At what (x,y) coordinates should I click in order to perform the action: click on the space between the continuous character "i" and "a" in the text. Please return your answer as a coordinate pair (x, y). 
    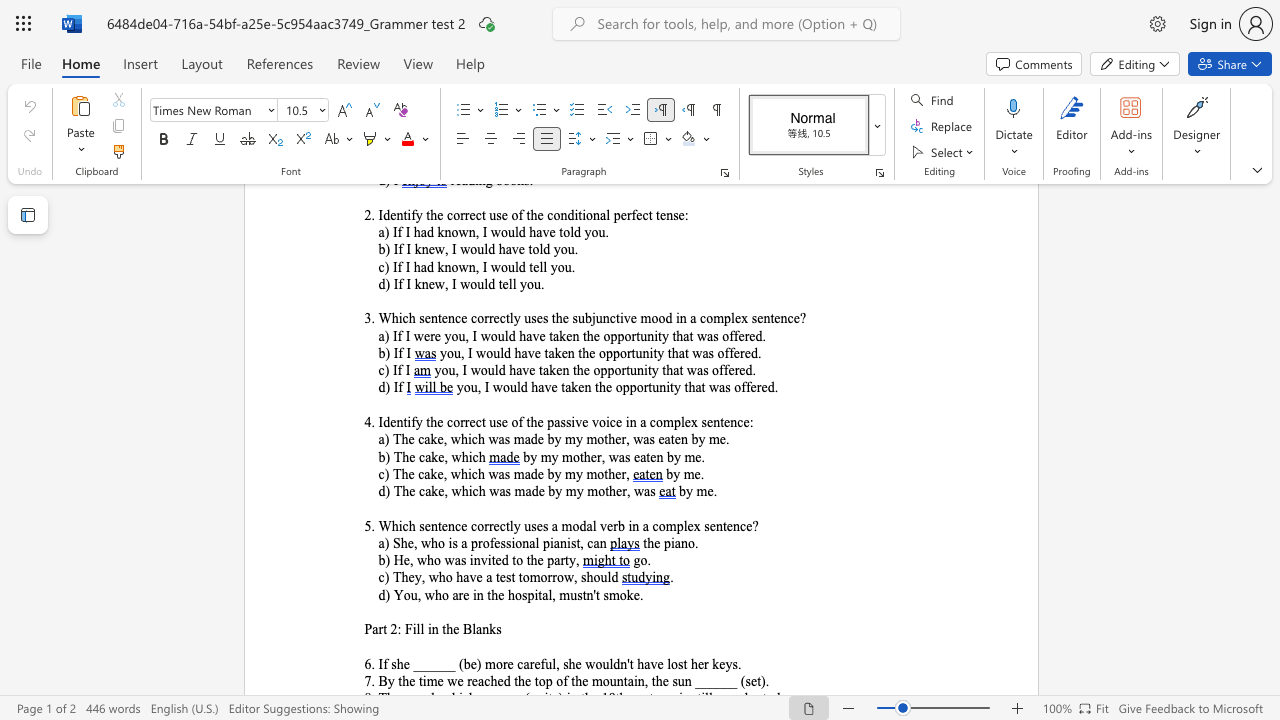
    Looking at the image, I should click on (554, 543).